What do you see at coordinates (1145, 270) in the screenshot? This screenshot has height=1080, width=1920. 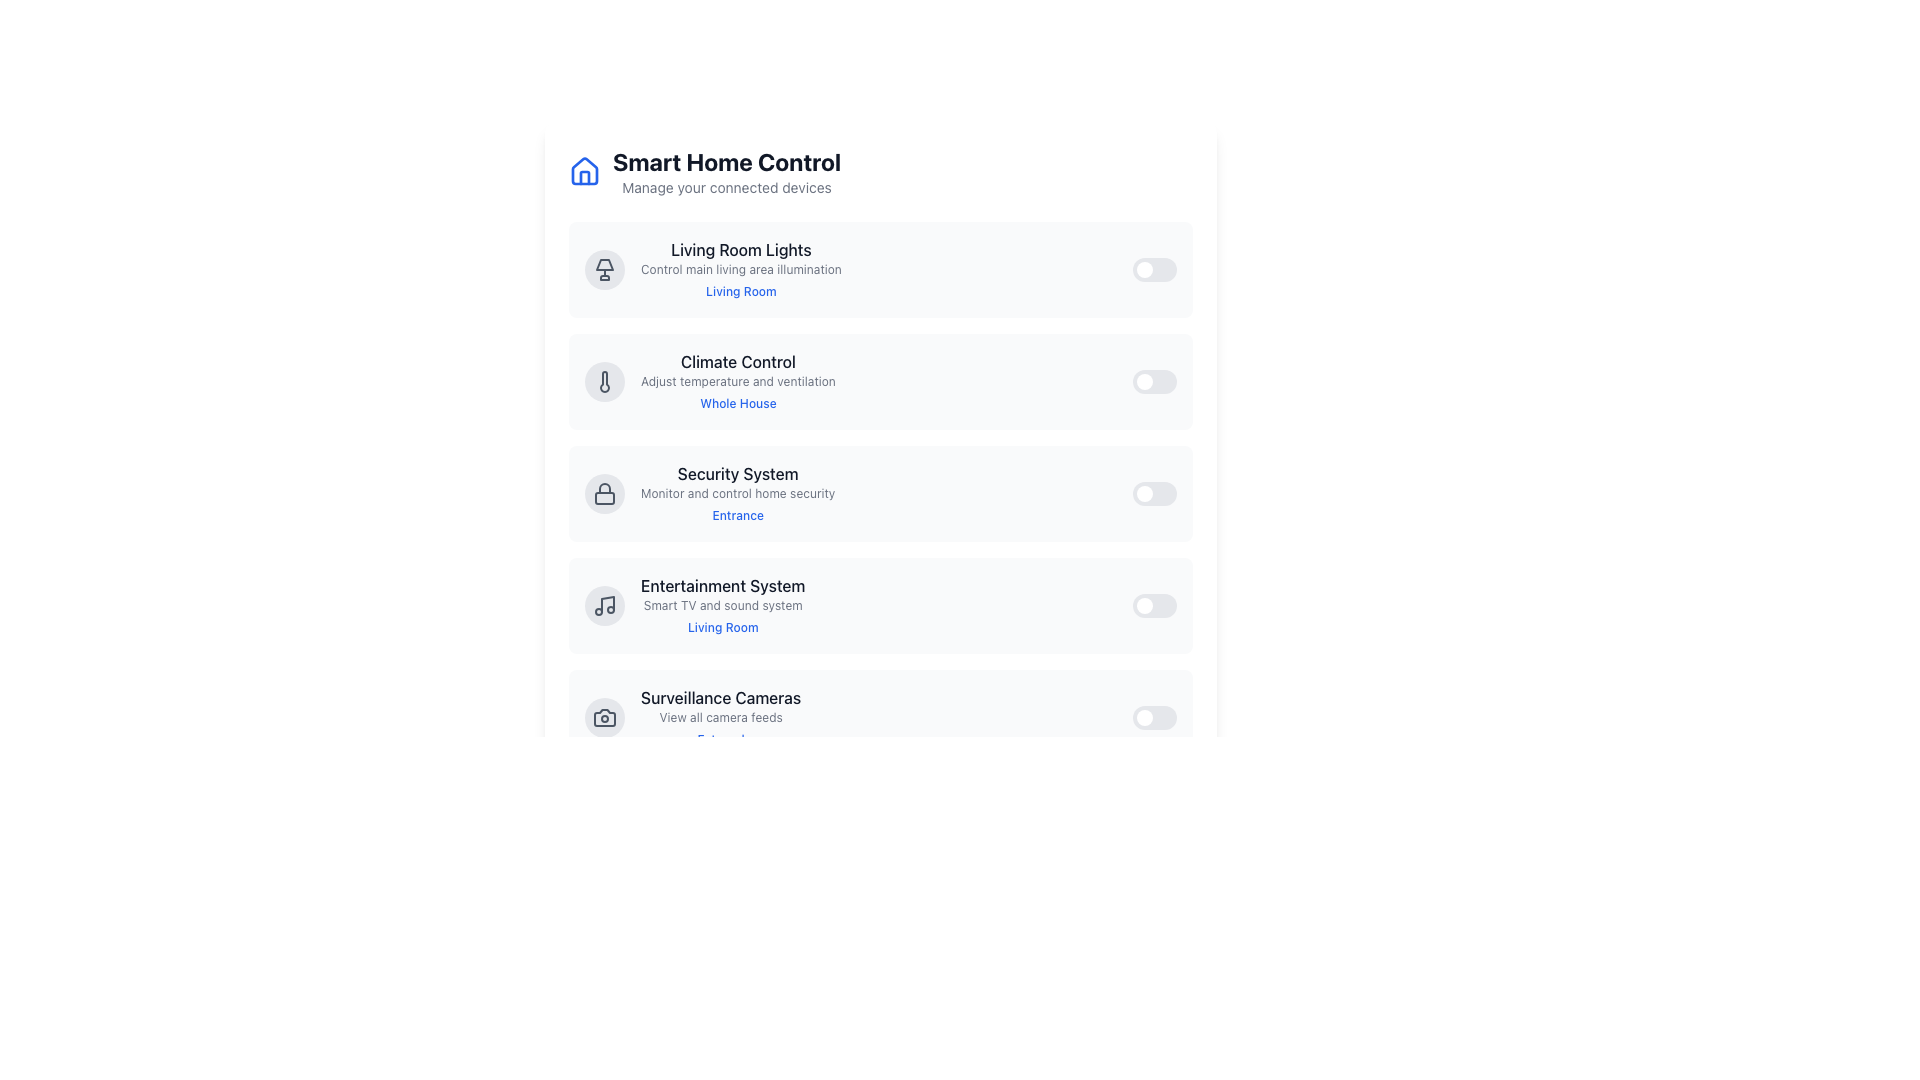 I see `the toggle switch indicator located to the left of the toggle switch in the 'Living Room Lights' section` at bounding box center [1145, 270].